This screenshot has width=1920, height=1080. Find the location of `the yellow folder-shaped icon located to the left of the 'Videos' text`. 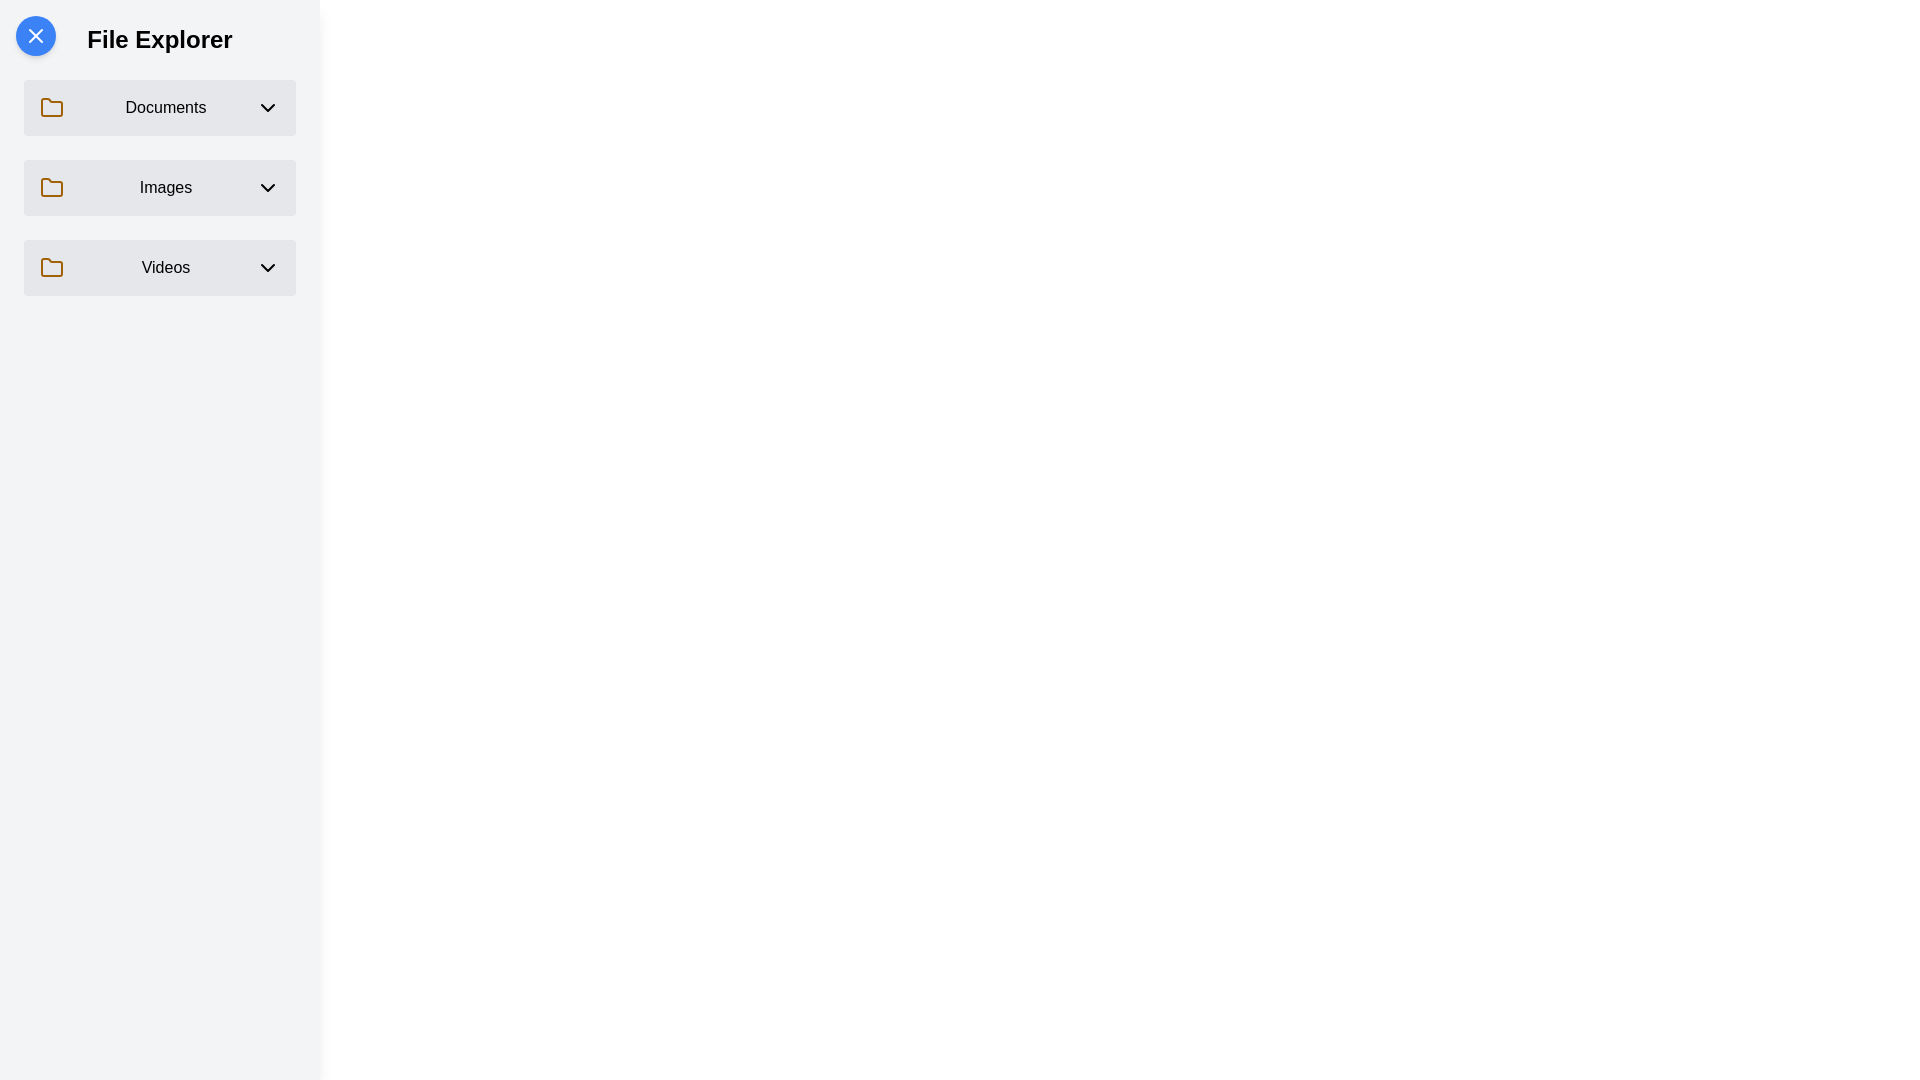

the yellow folder-shaped icon located to the left of the 'Videos' text is located at coordinates (52, 266).